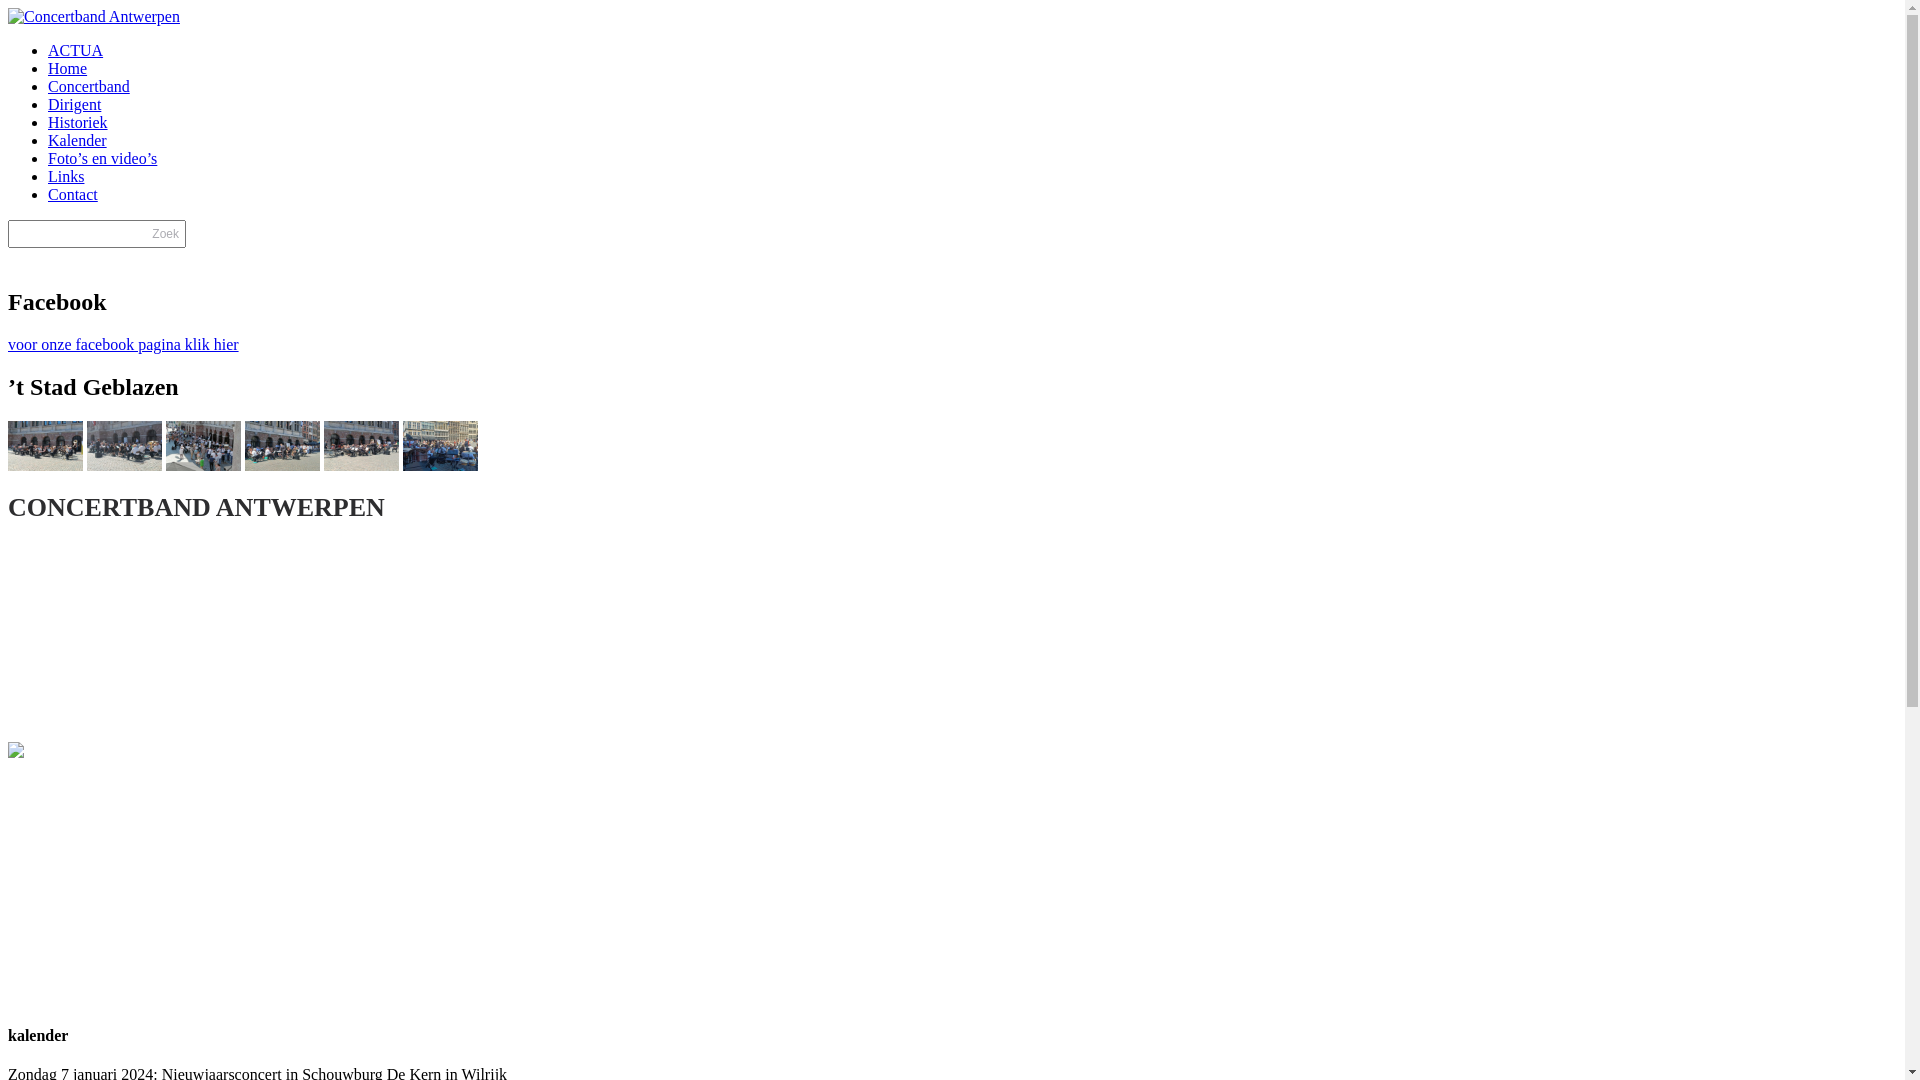  Describe the element at coordinates (88, 85) in the screenshot. I see `'Concertband'` at that location.